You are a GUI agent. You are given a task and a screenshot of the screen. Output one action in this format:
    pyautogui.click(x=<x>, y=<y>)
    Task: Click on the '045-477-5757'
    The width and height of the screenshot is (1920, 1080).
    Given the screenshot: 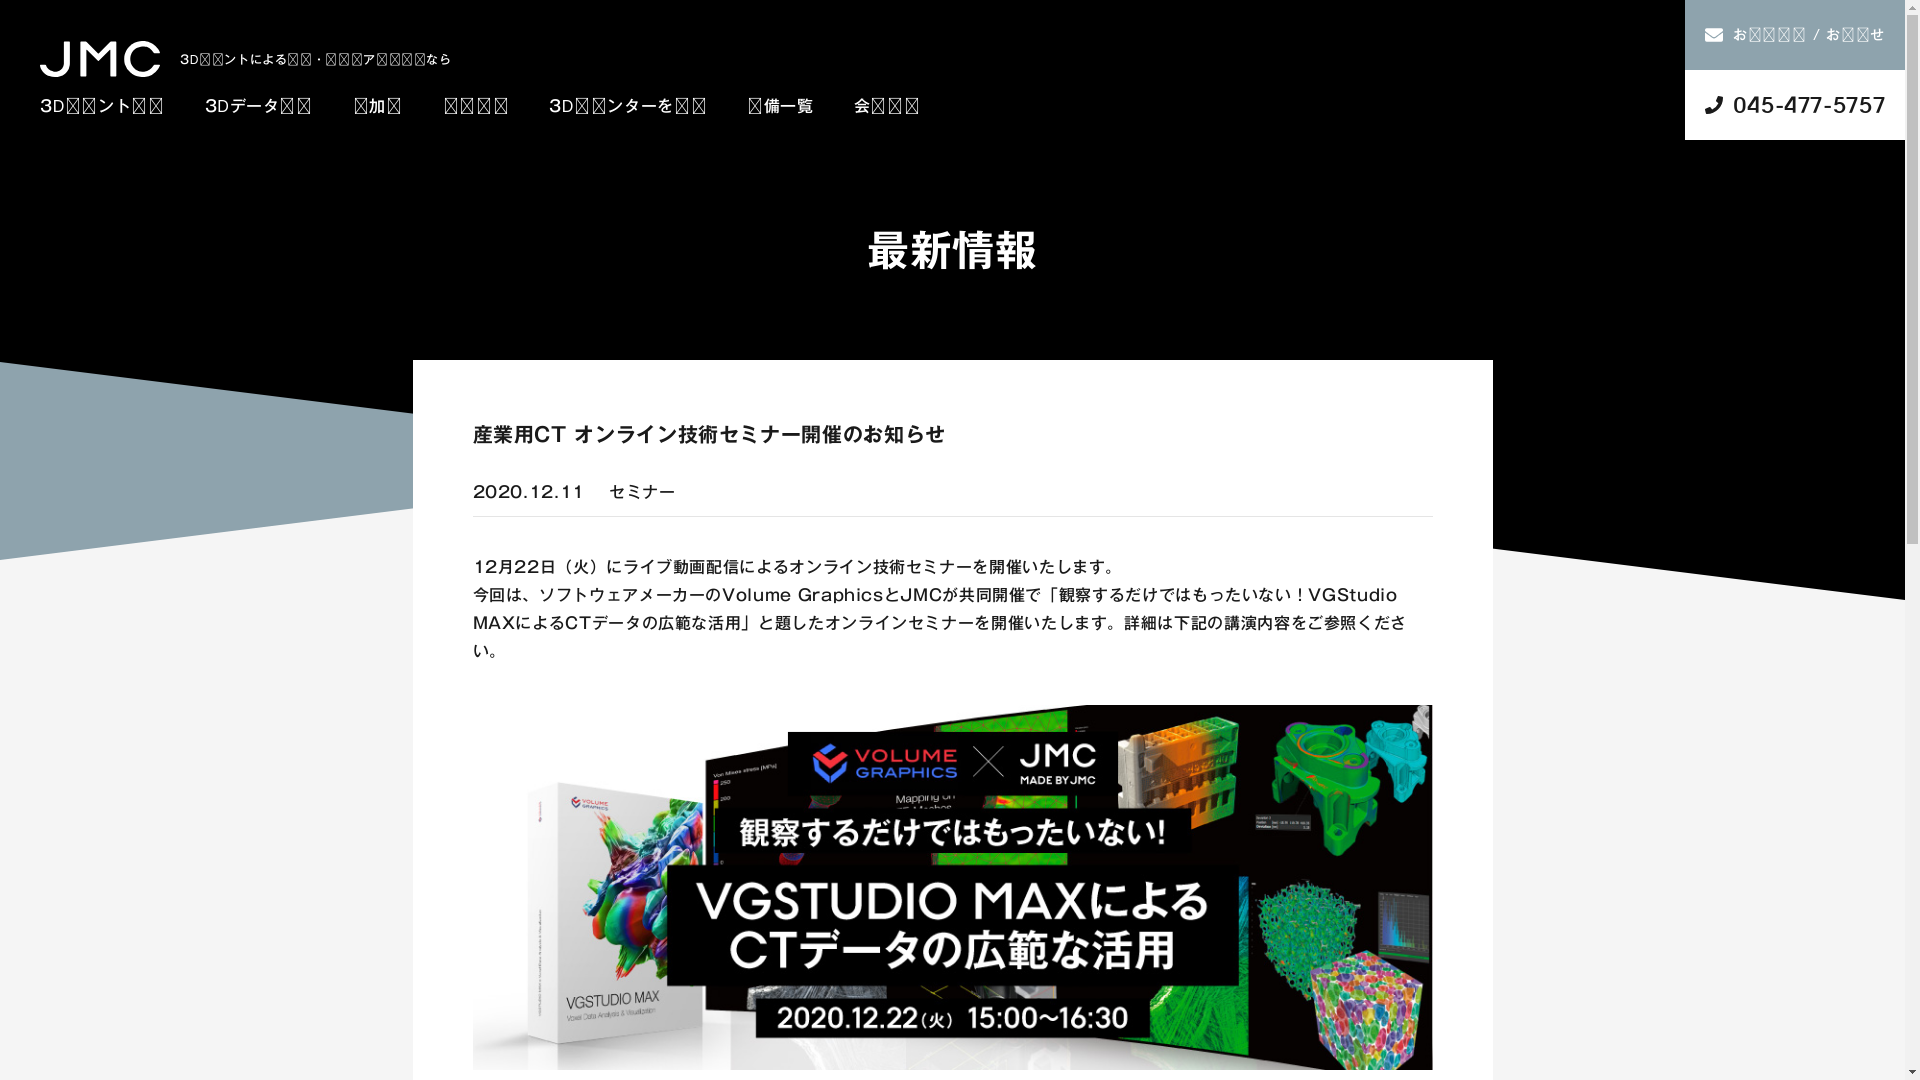 What is the action you would take?
    pyautogui.click(x=1795, y=104)
    